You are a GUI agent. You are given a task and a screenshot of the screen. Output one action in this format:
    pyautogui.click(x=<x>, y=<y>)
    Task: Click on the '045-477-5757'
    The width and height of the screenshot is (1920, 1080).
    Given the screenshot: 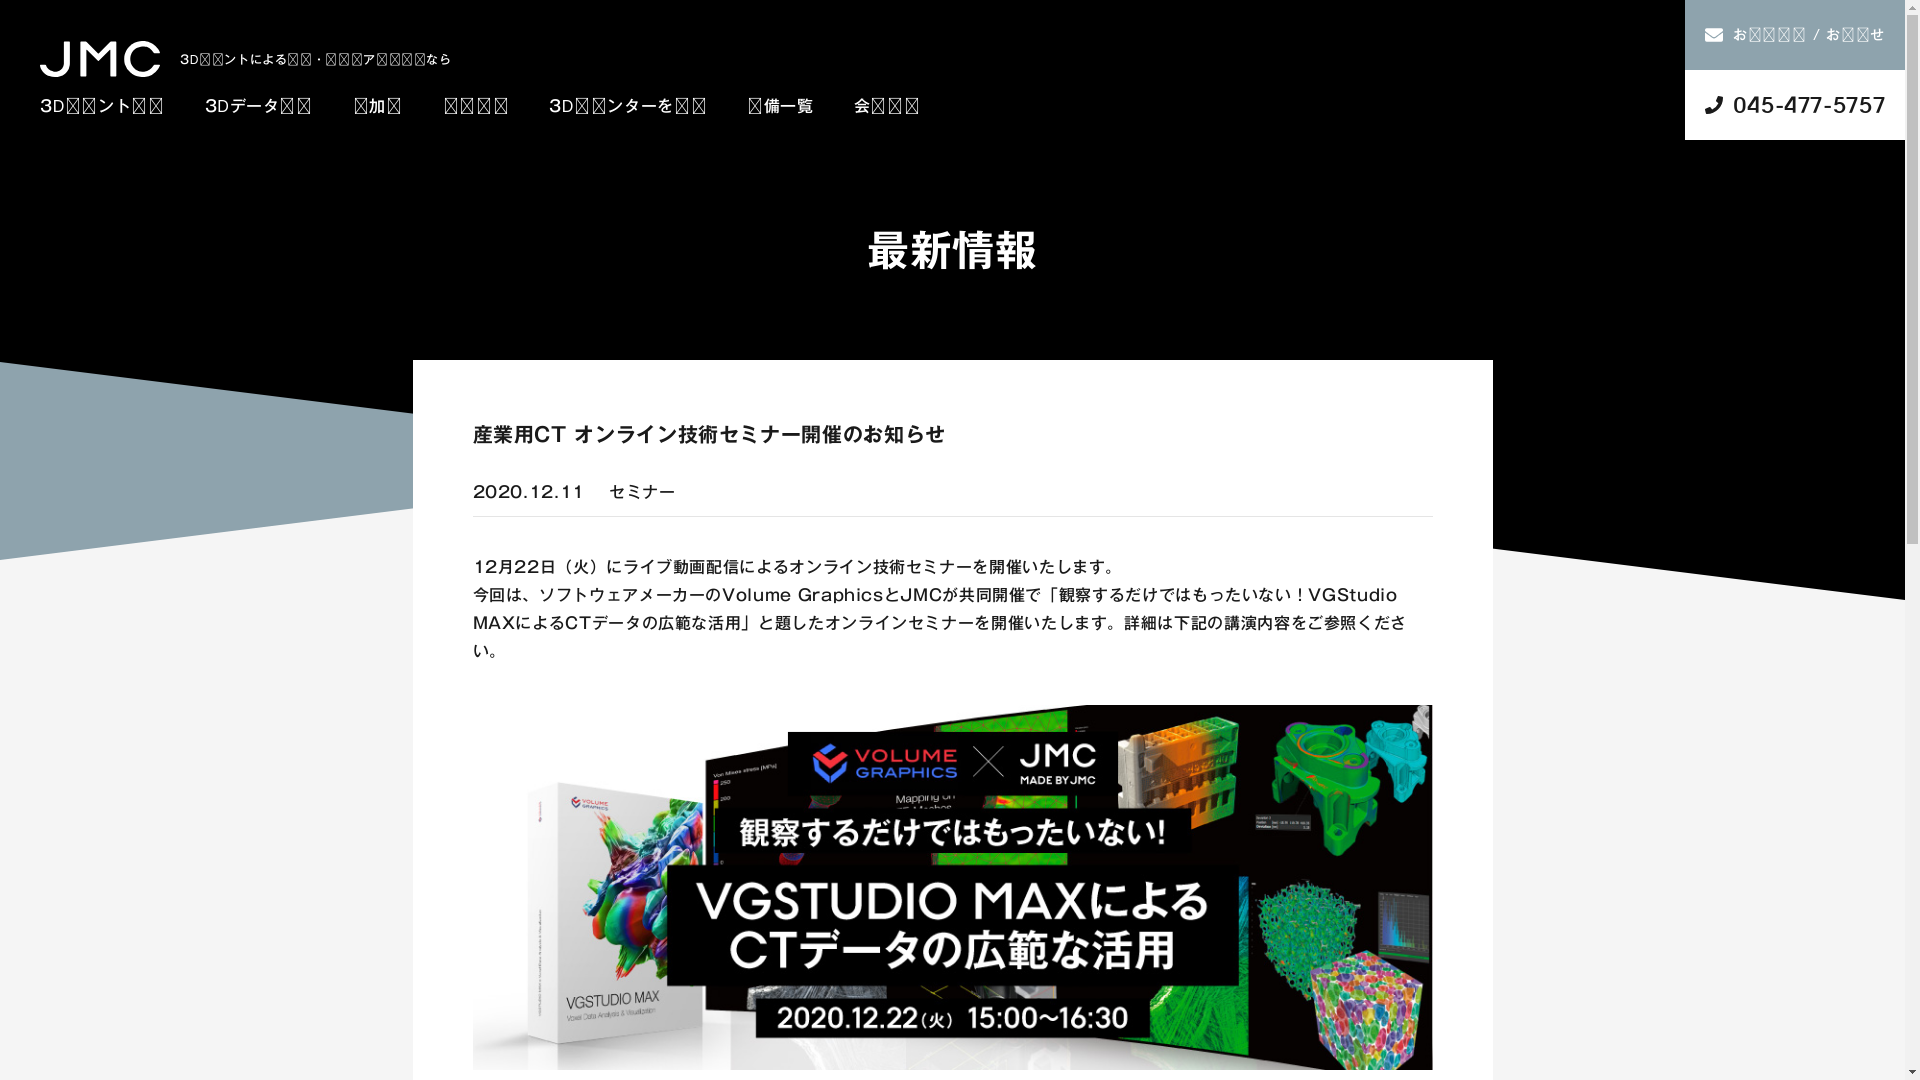 What is the action you would take?
    pyautogui.click(x=1795, y=104)
    